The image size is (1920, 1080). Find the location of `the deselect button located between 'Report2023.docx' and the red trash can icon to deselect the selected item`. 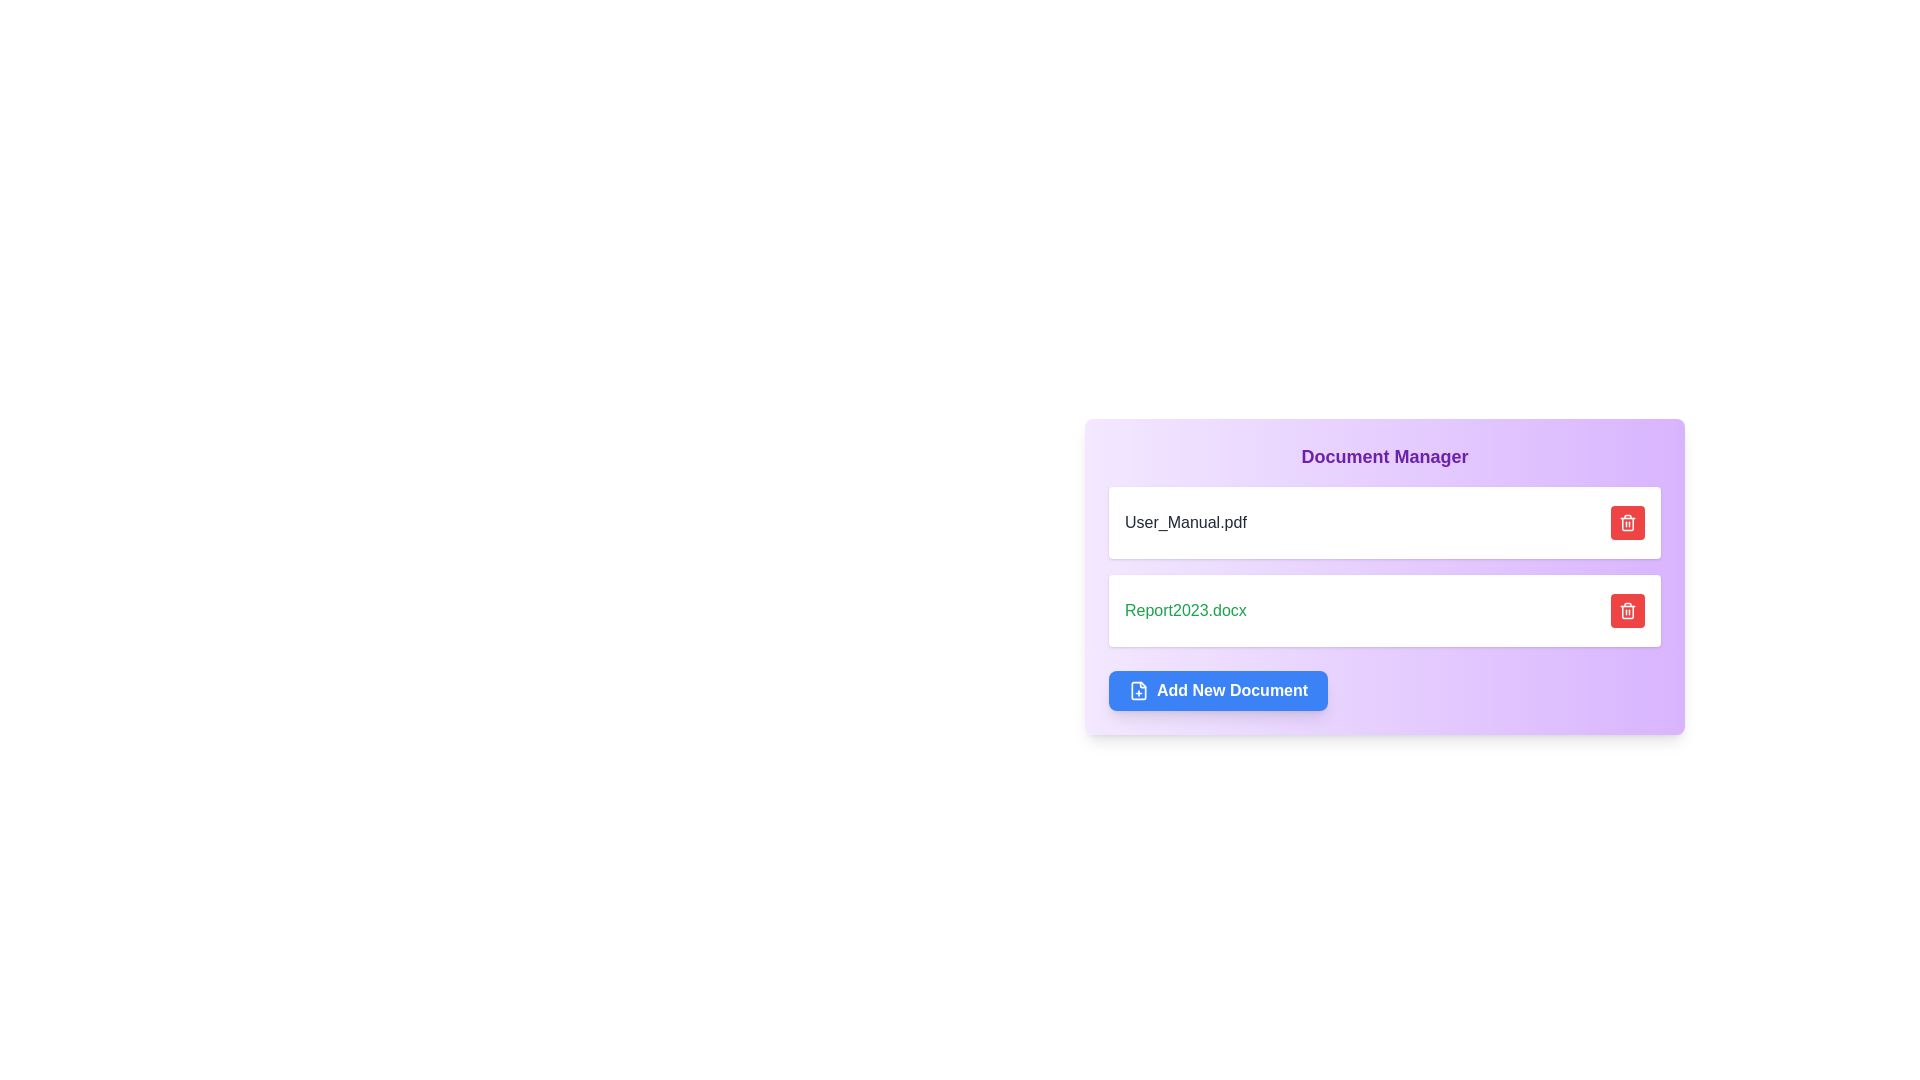

the deselect button located between 'Report2023.docx' and the red trash can icon to deselect the selected item is located at coordinates (1554, 609).